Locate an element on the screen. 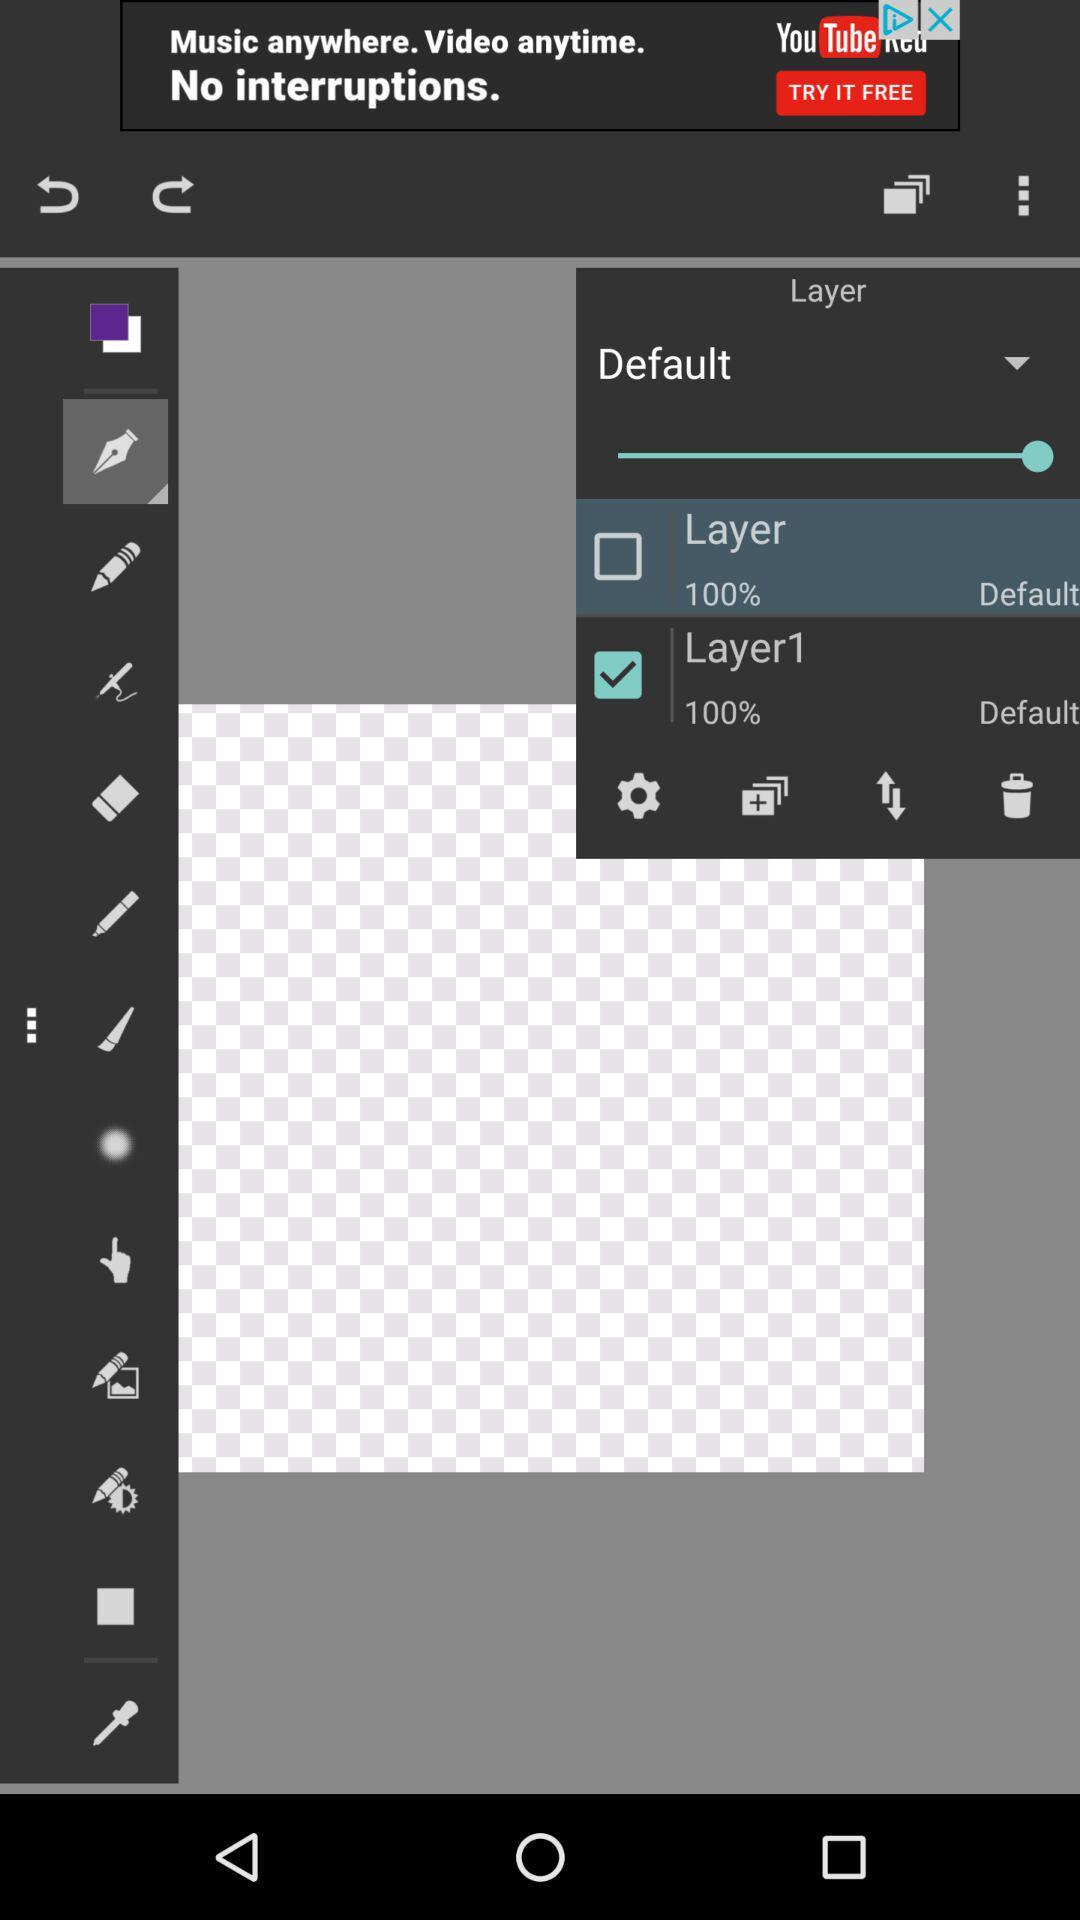 The image size is (1080, 1920). the edit icon is located at coordinates (115, 565).